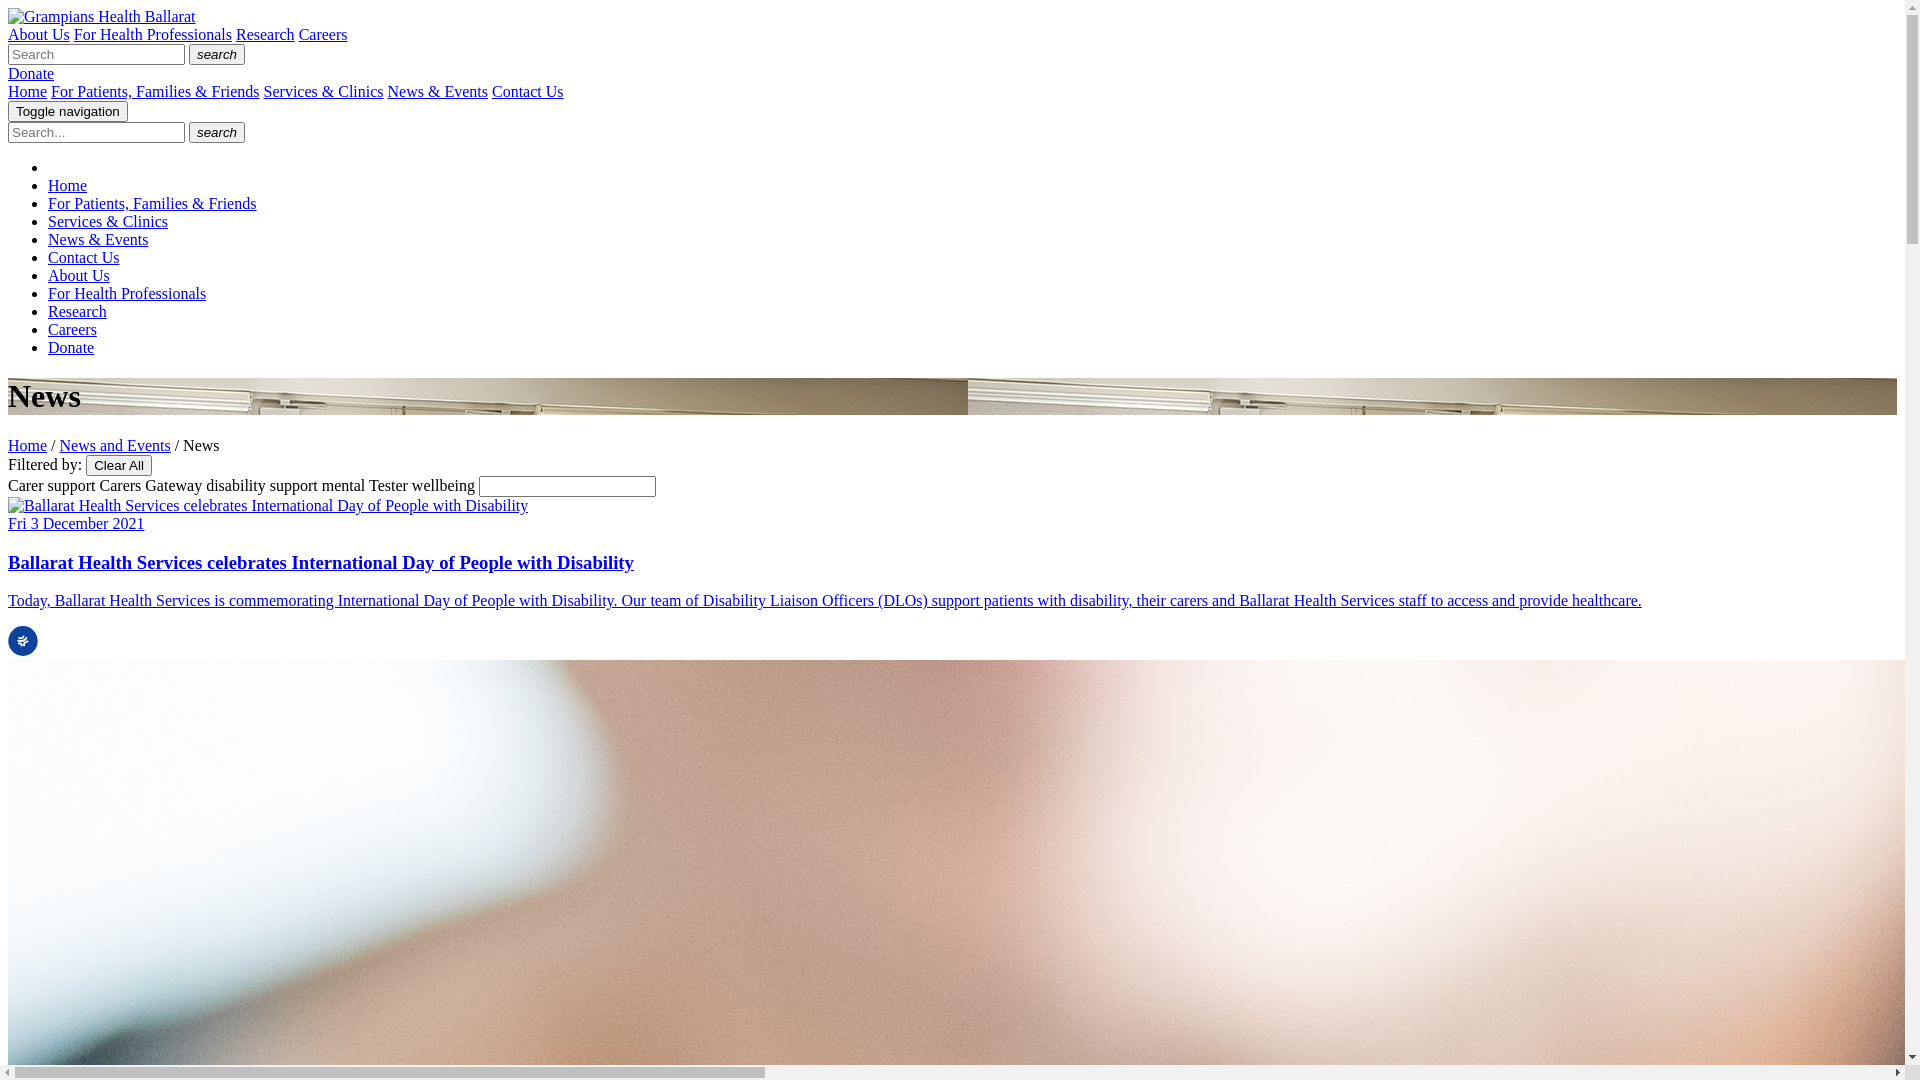 Image resolution: width=1920 pixels, height=1080 pixels. What do you see at coordinates (27, 91) in the screenshot?
I see `'Home'` at bounding box center [27, 91].